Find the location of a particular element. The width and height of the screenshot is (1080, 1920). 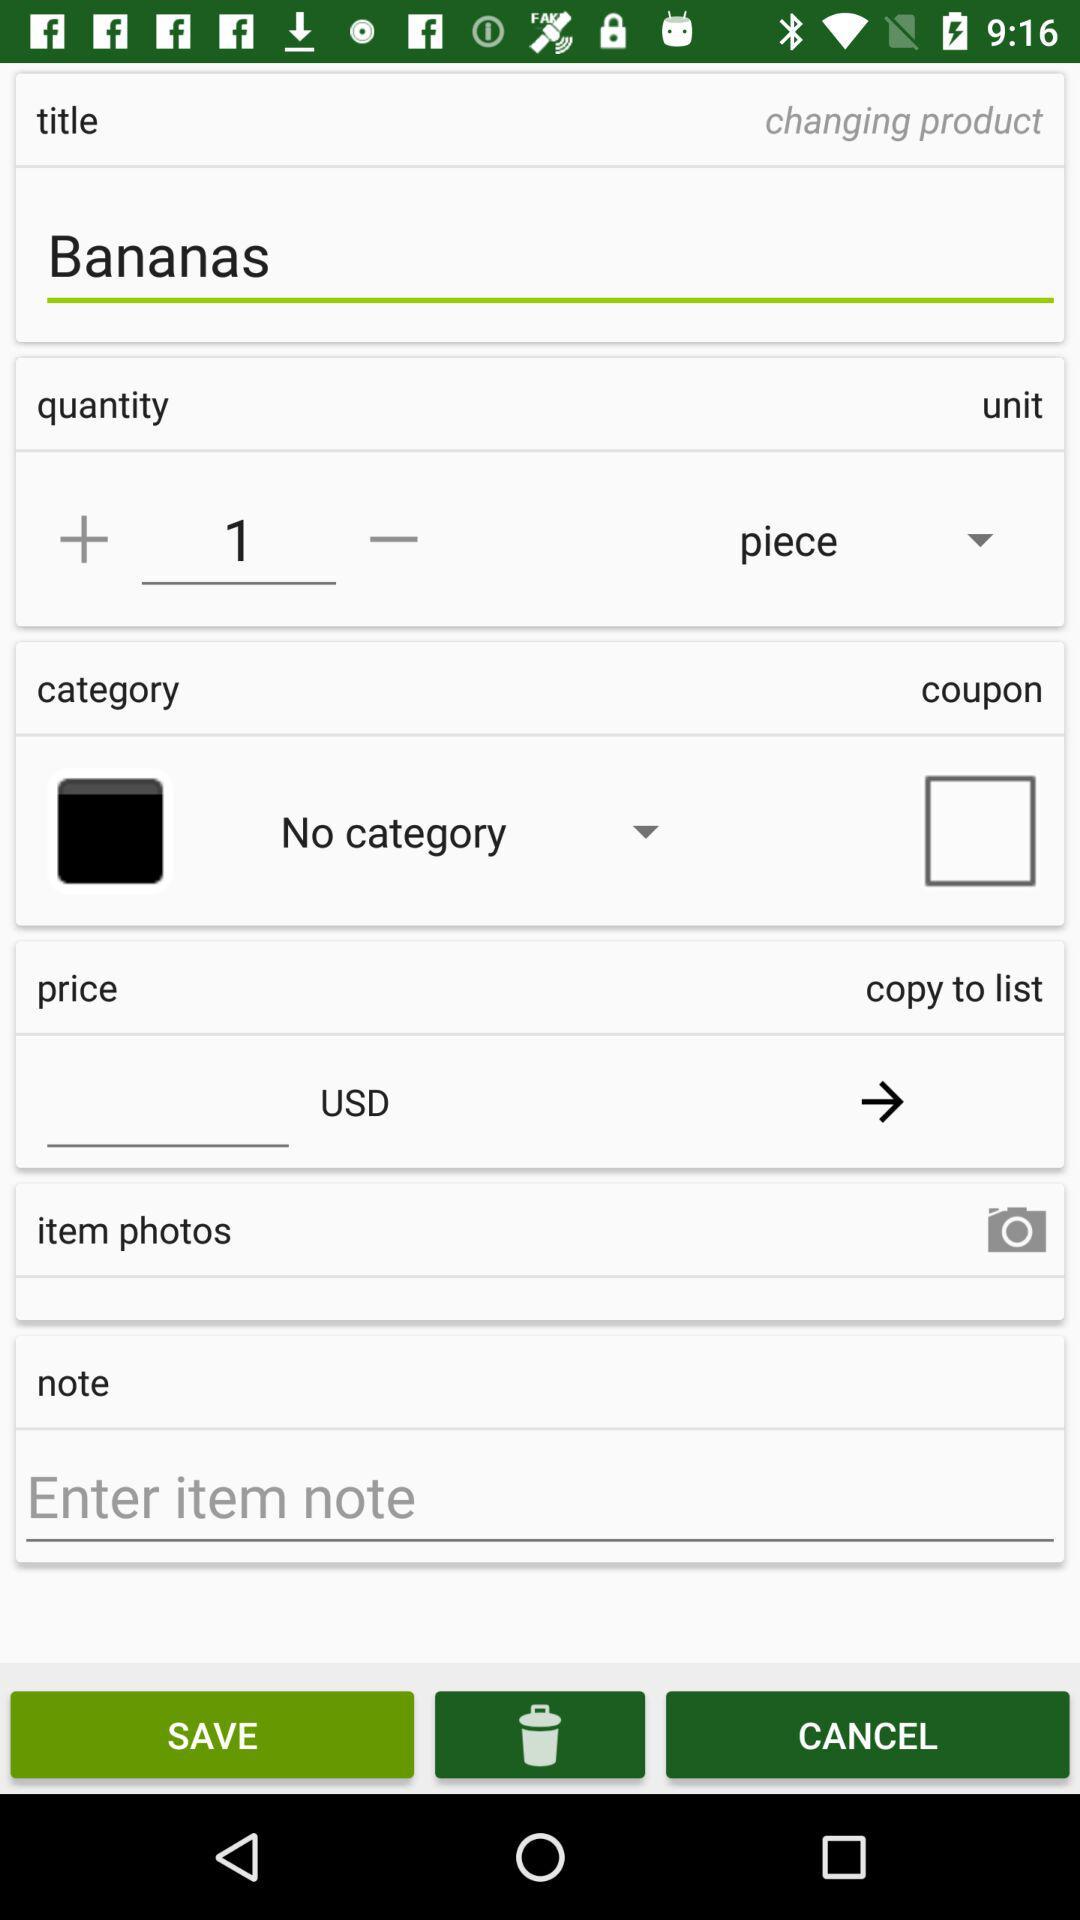

price usd is located at coordinates (167, 1100).